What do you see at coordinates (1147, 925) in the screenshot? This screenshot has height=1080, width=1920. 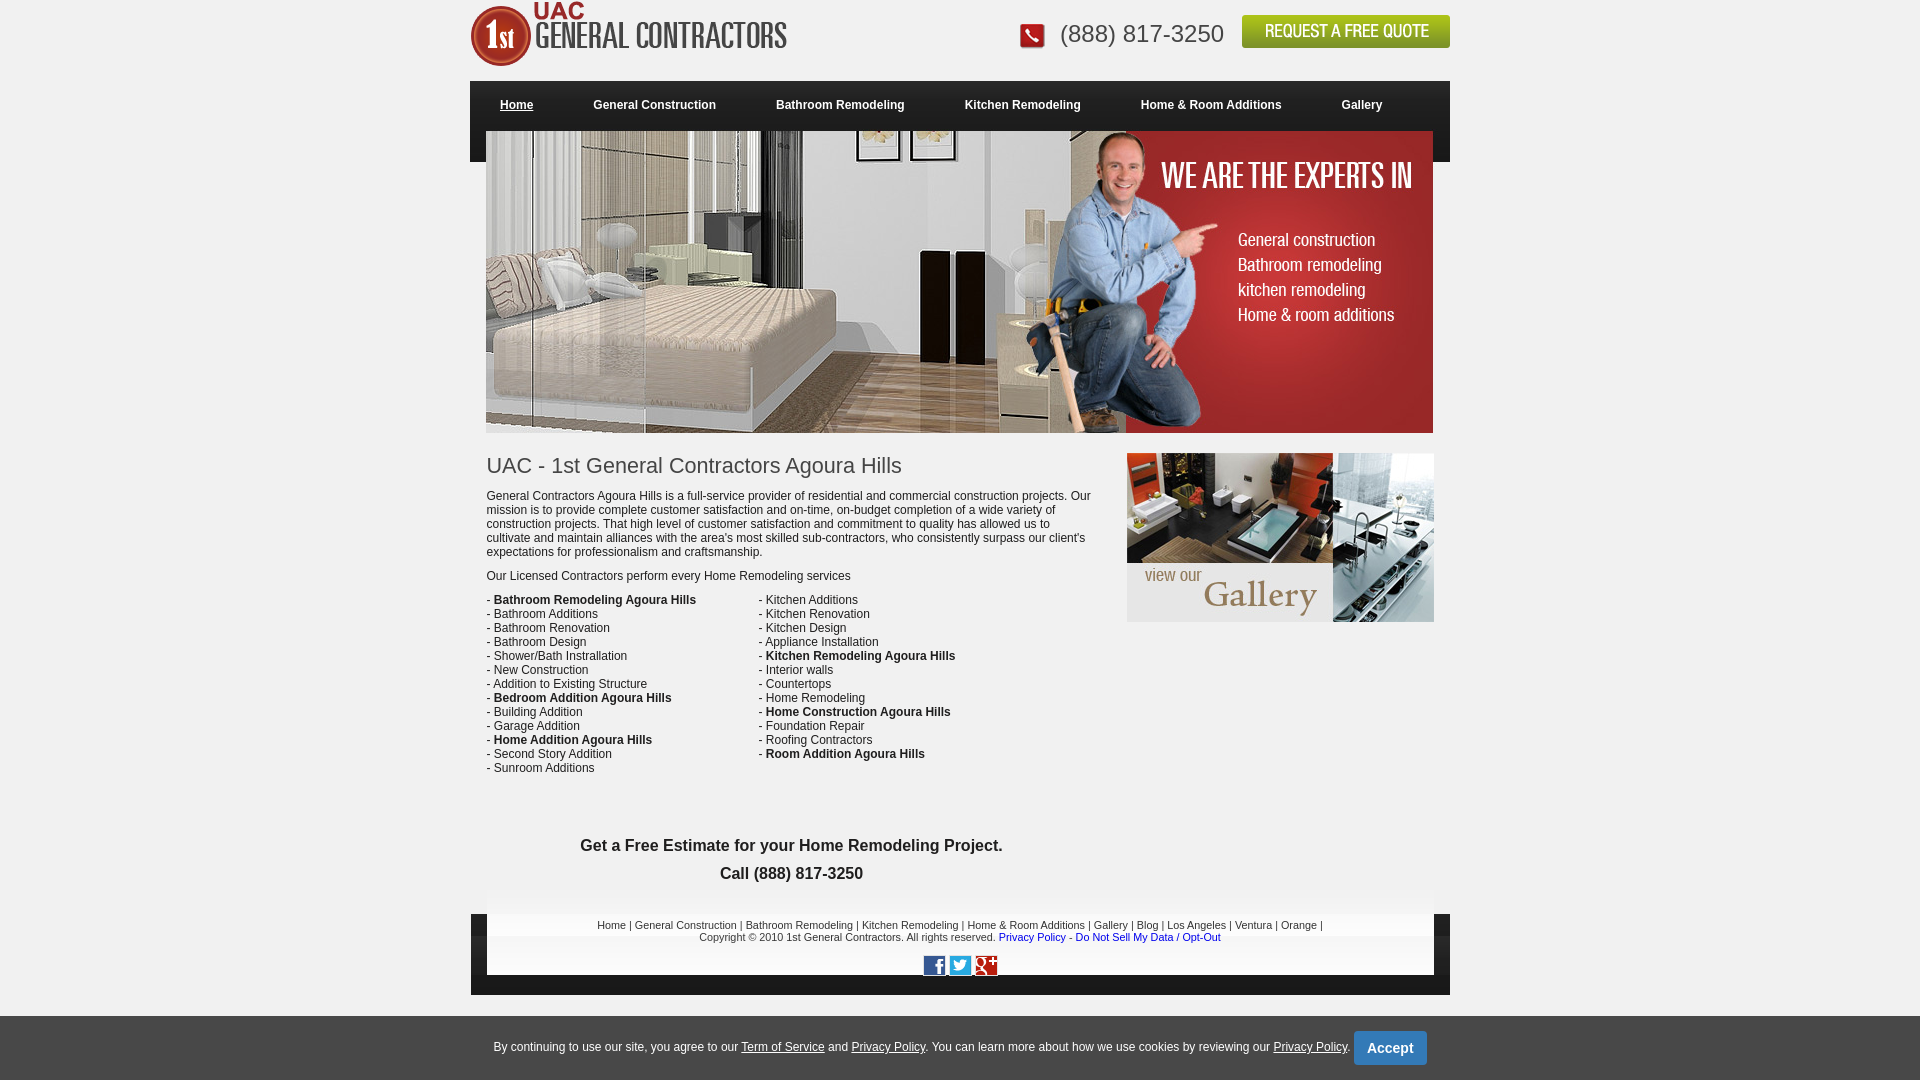 I see `'Blog'` at bounding box center [1147, 925].